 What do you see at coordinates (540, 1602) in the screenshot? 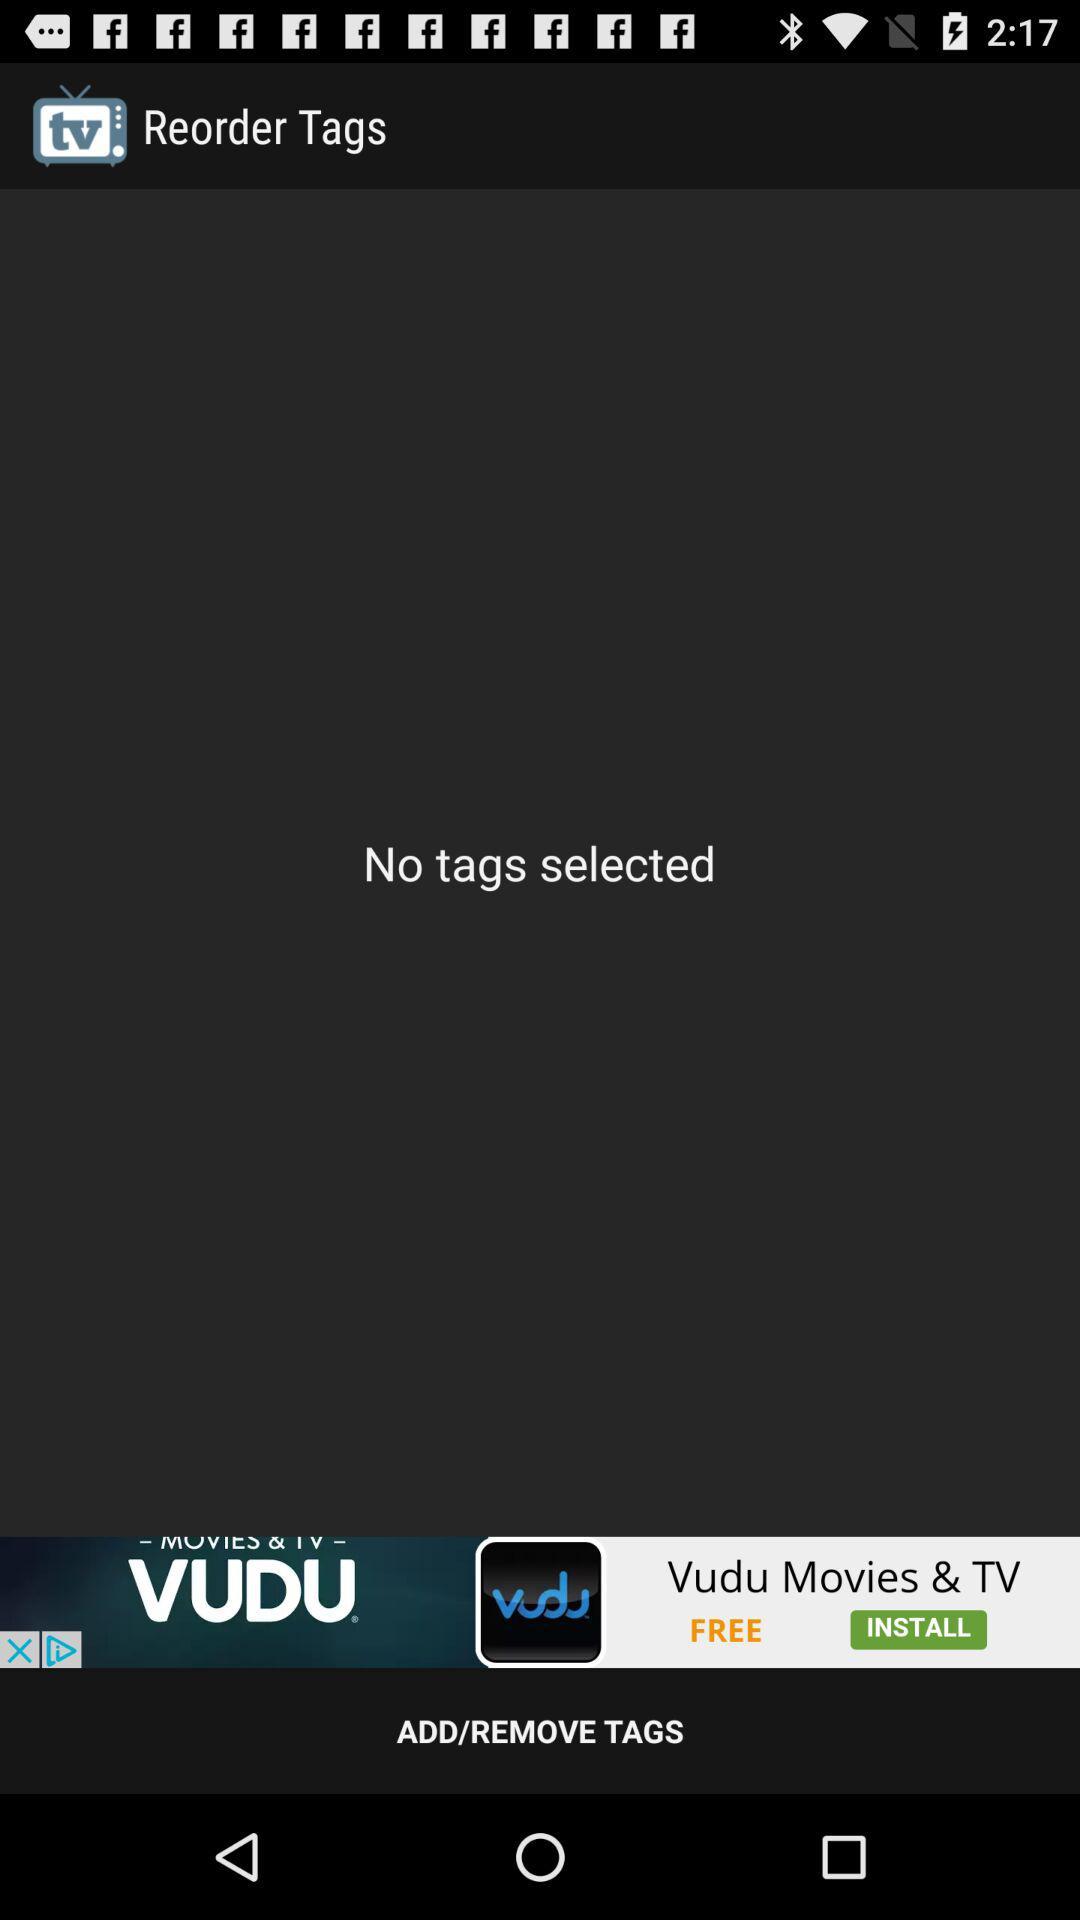
I see `advertisement` at bounding box center [540, 1602].